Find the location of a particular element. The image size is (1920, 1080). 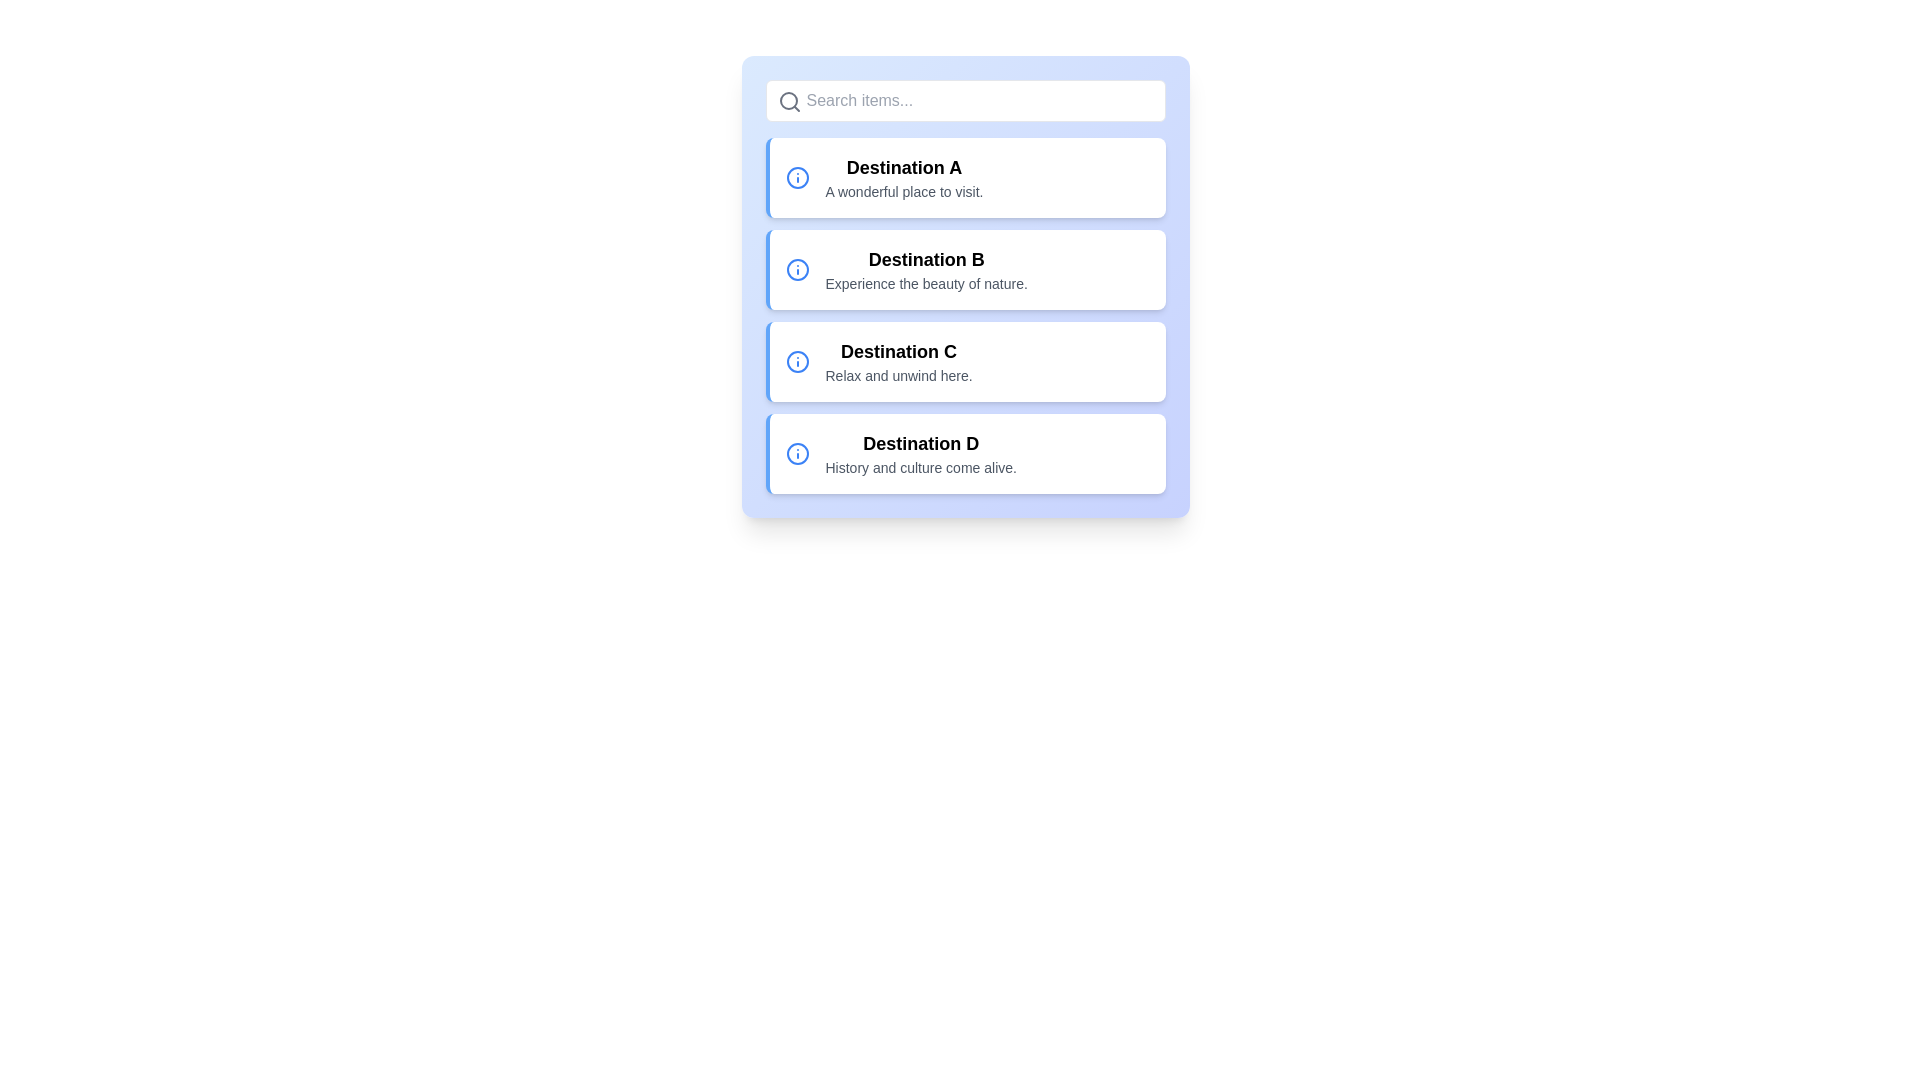

the blue circular Informational Icon located on the left side of the text content within 'Destination C' is located at coordinates (796, 362).